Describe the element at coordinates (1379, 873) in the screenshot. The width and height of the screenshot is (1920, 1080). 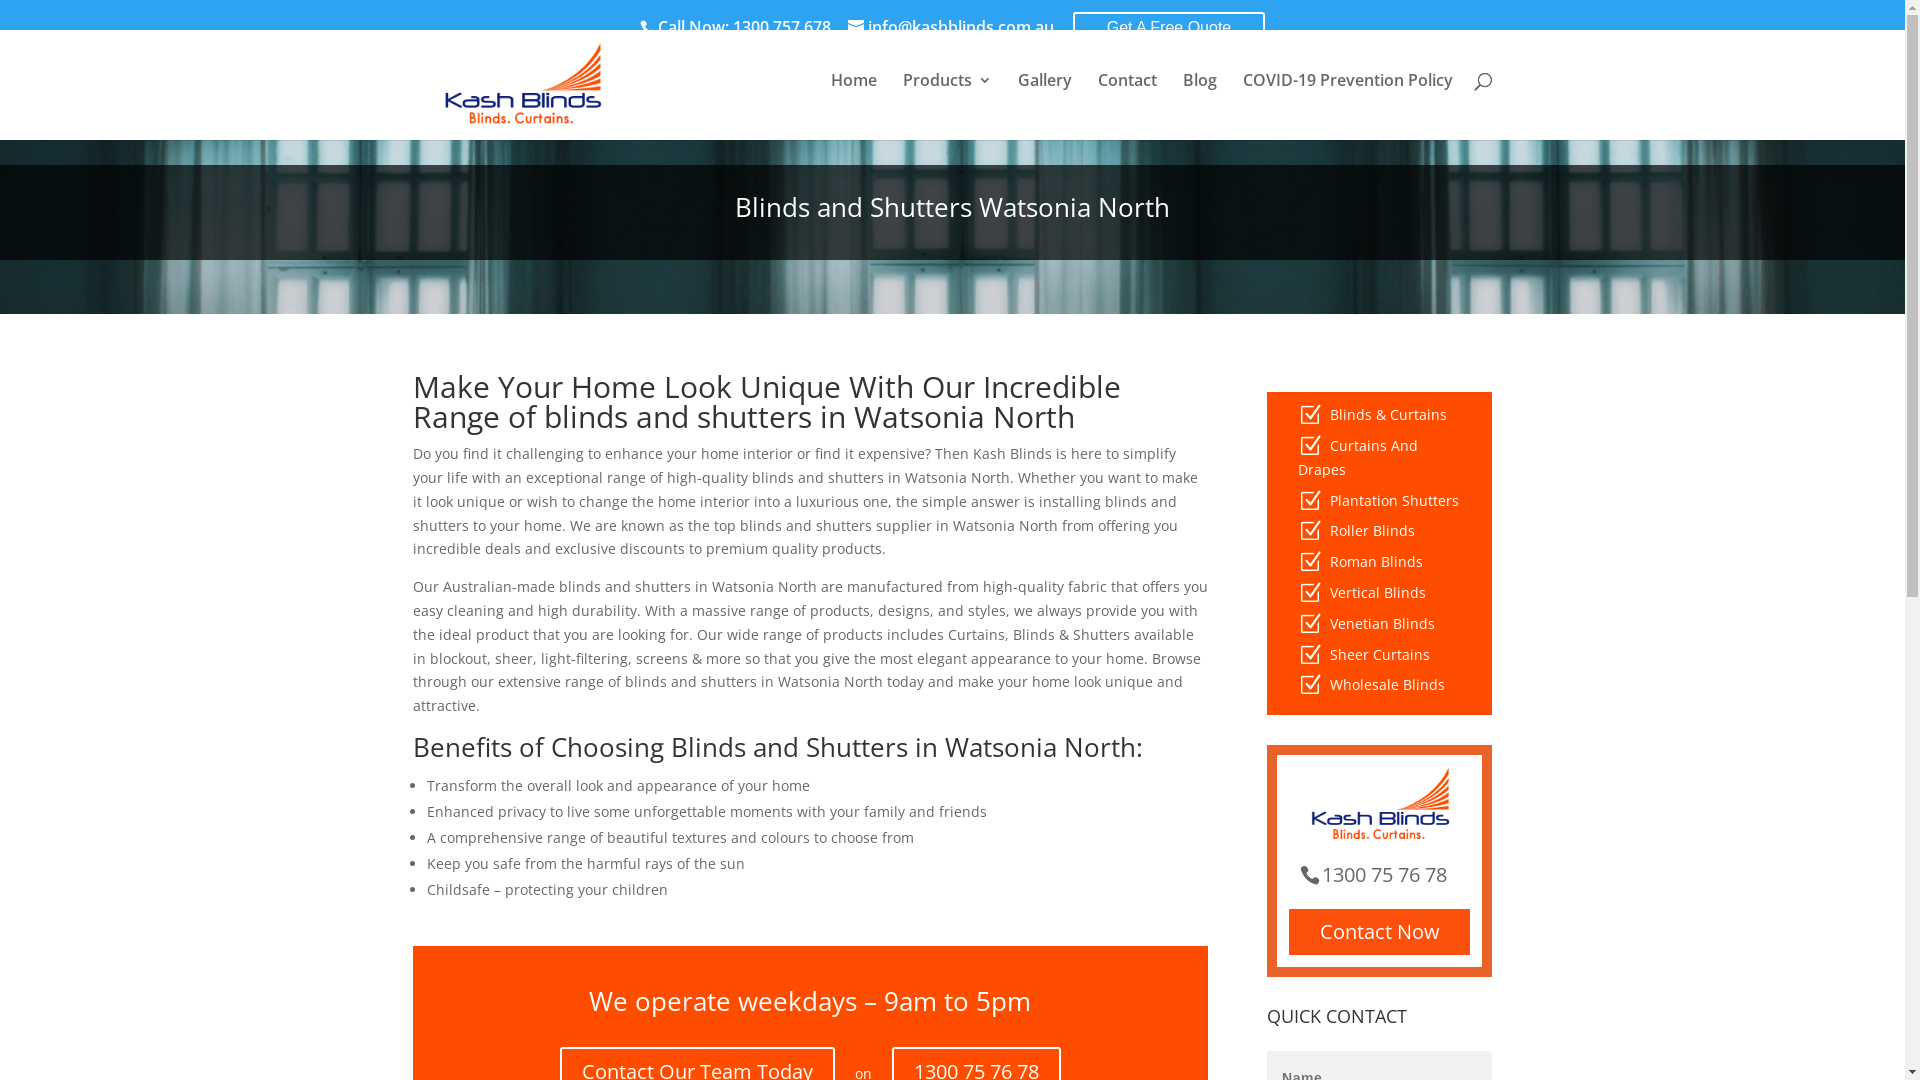
I see `'1300 75 76 78'` at that location.